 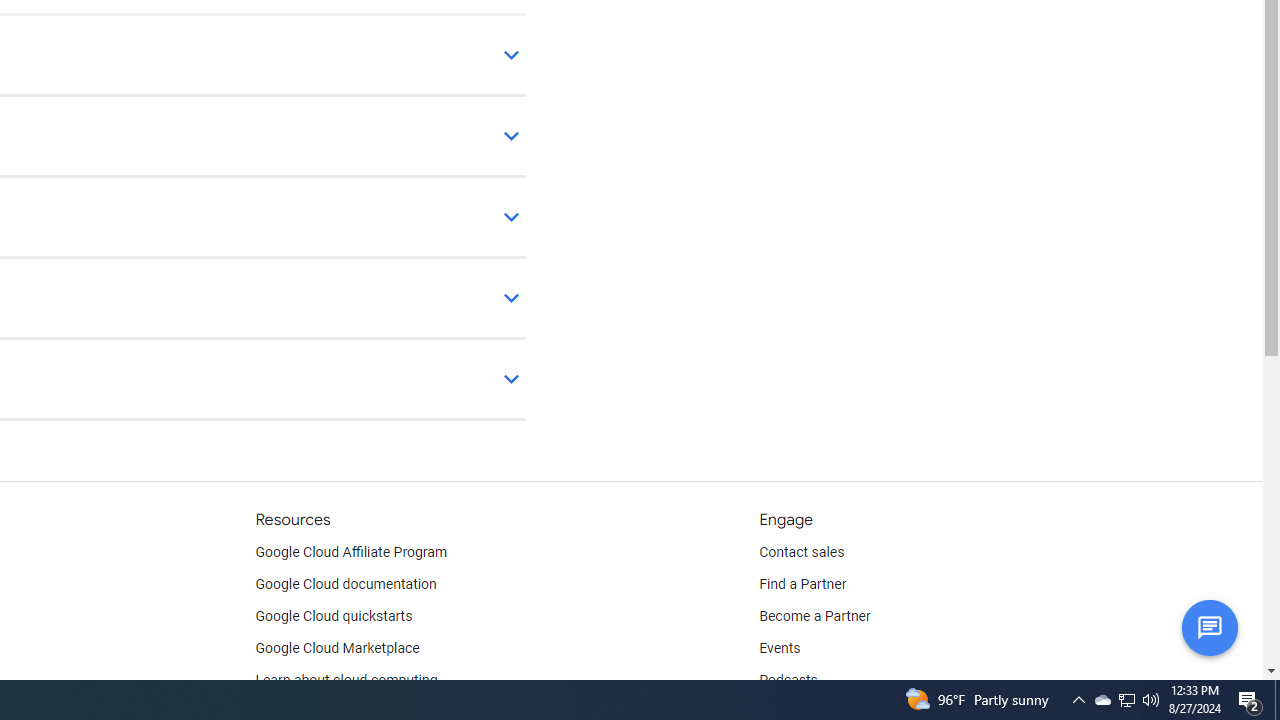 I want to click on 'Button to activate chat', so click(x=1208, y=626).